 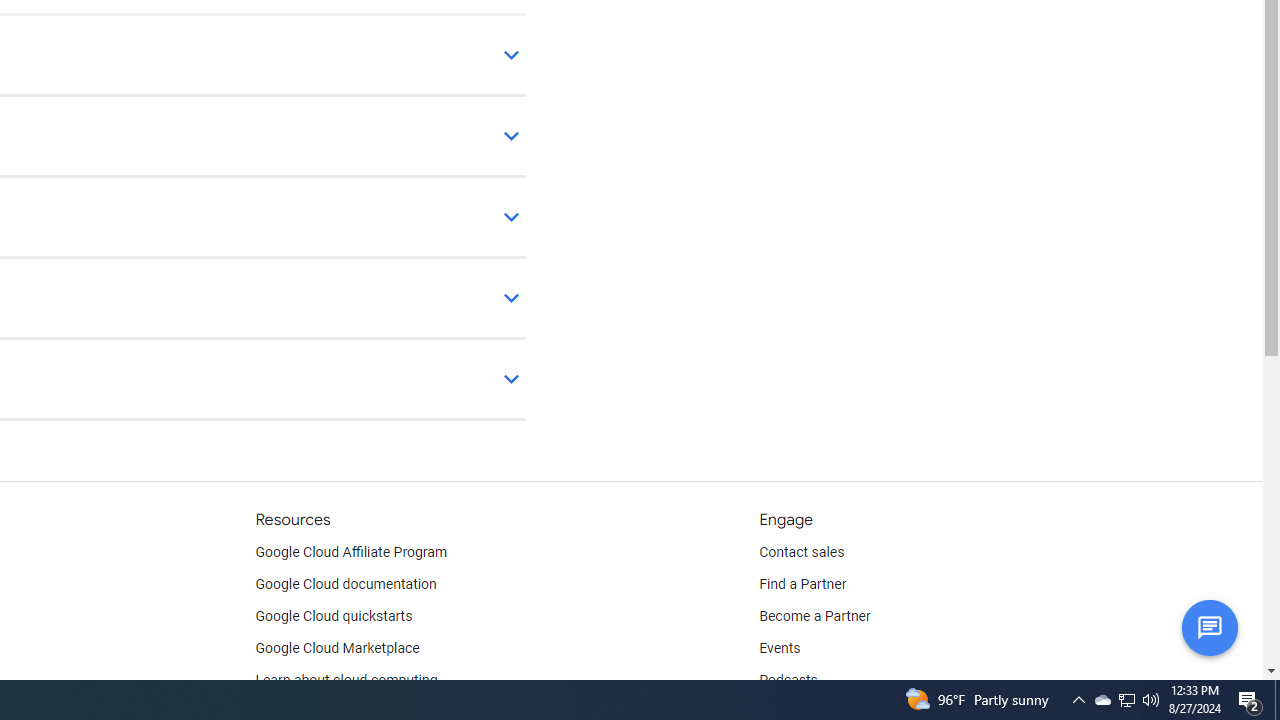 I want to click on 'Button to activate chat', so click(x=1208, y=626).